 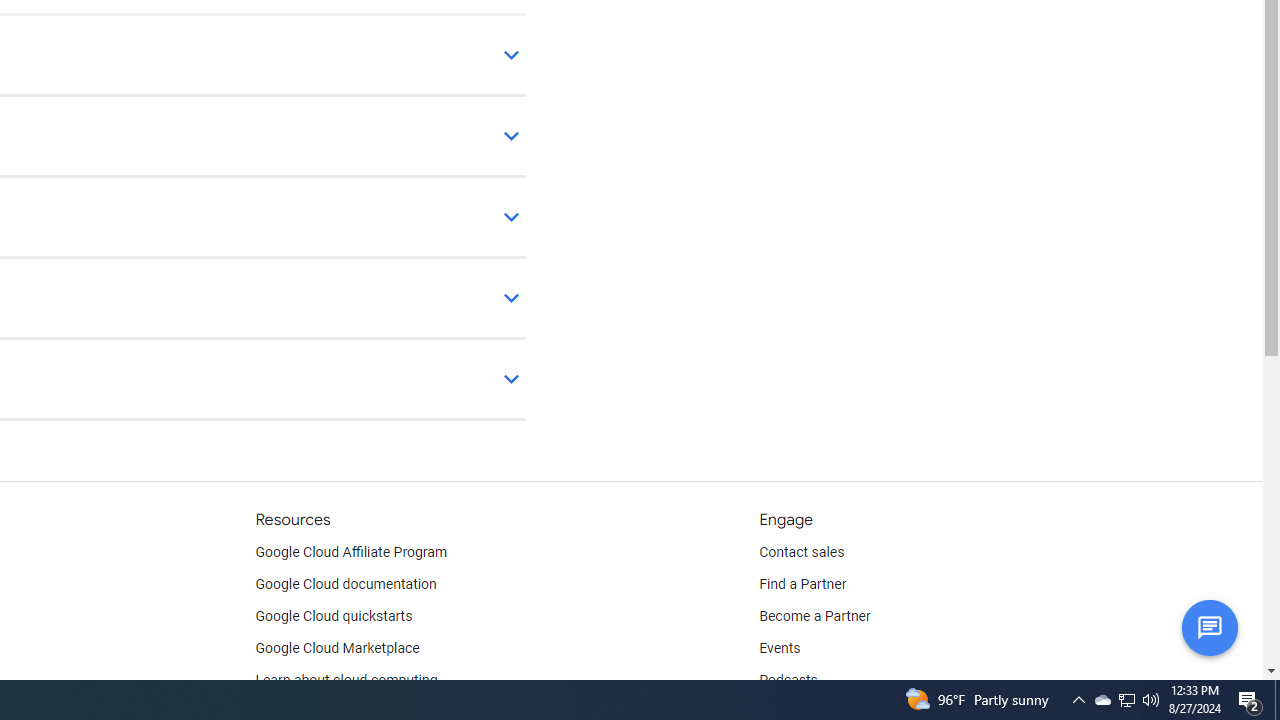 I want to click on 'Button to activate chat', so click(x=1208, y=626).